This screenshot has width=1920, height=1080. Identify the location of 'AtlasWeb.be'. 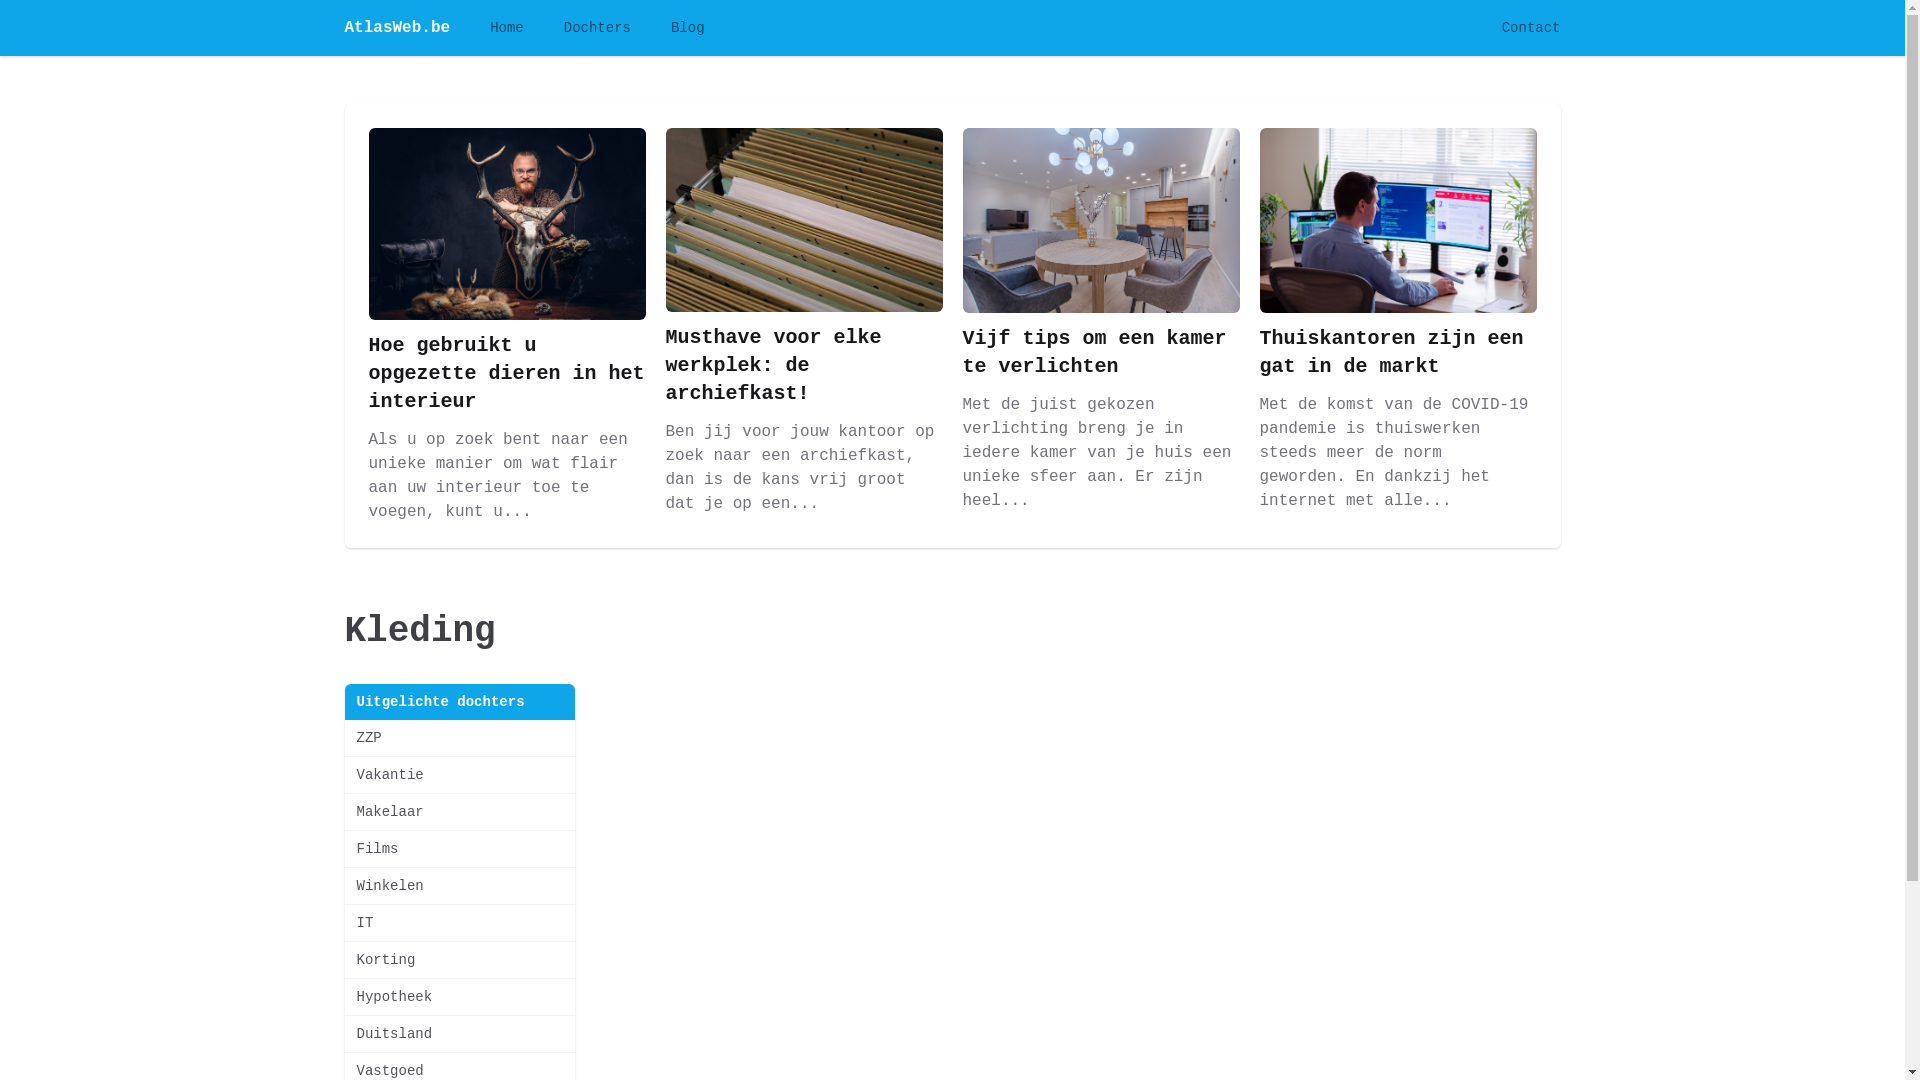
(397, 27).